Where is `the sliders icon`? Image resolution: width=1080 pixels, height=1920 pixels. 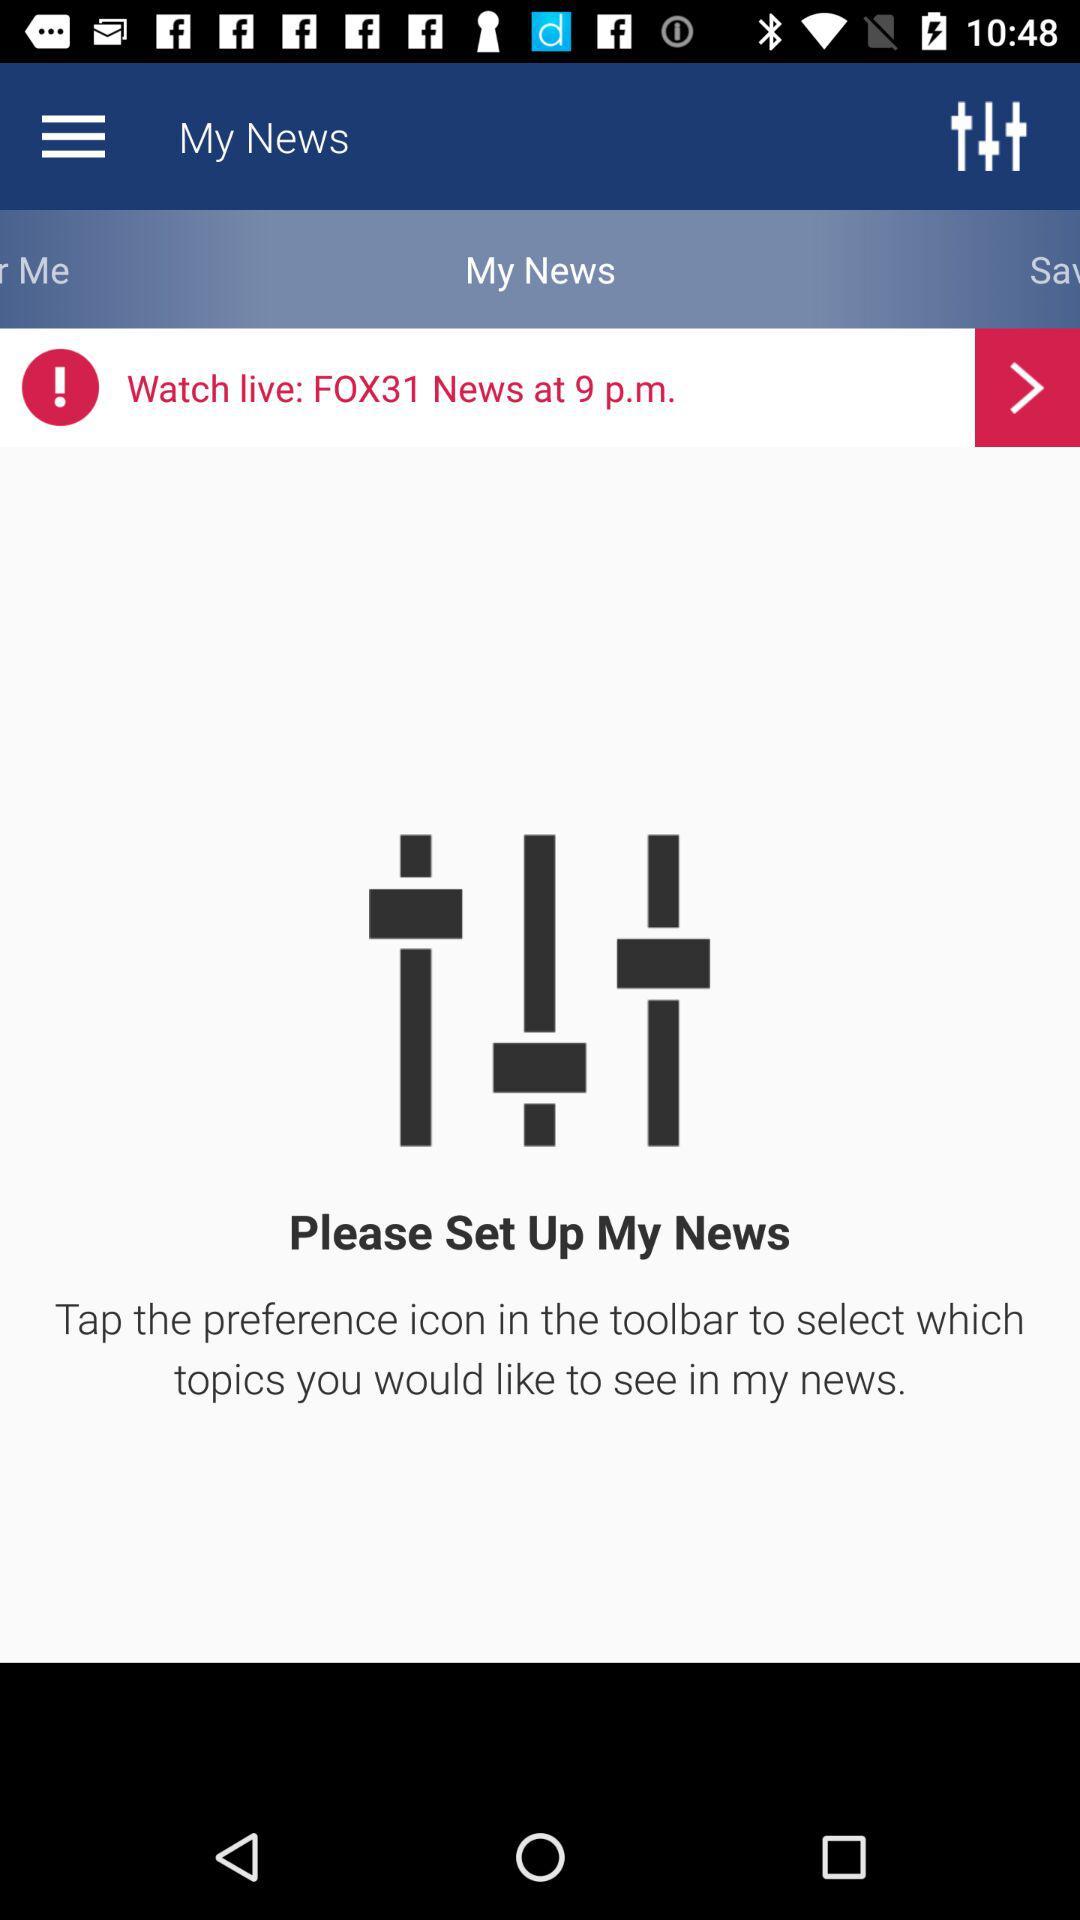 the sliders icon is located at coordinates (987, 135).